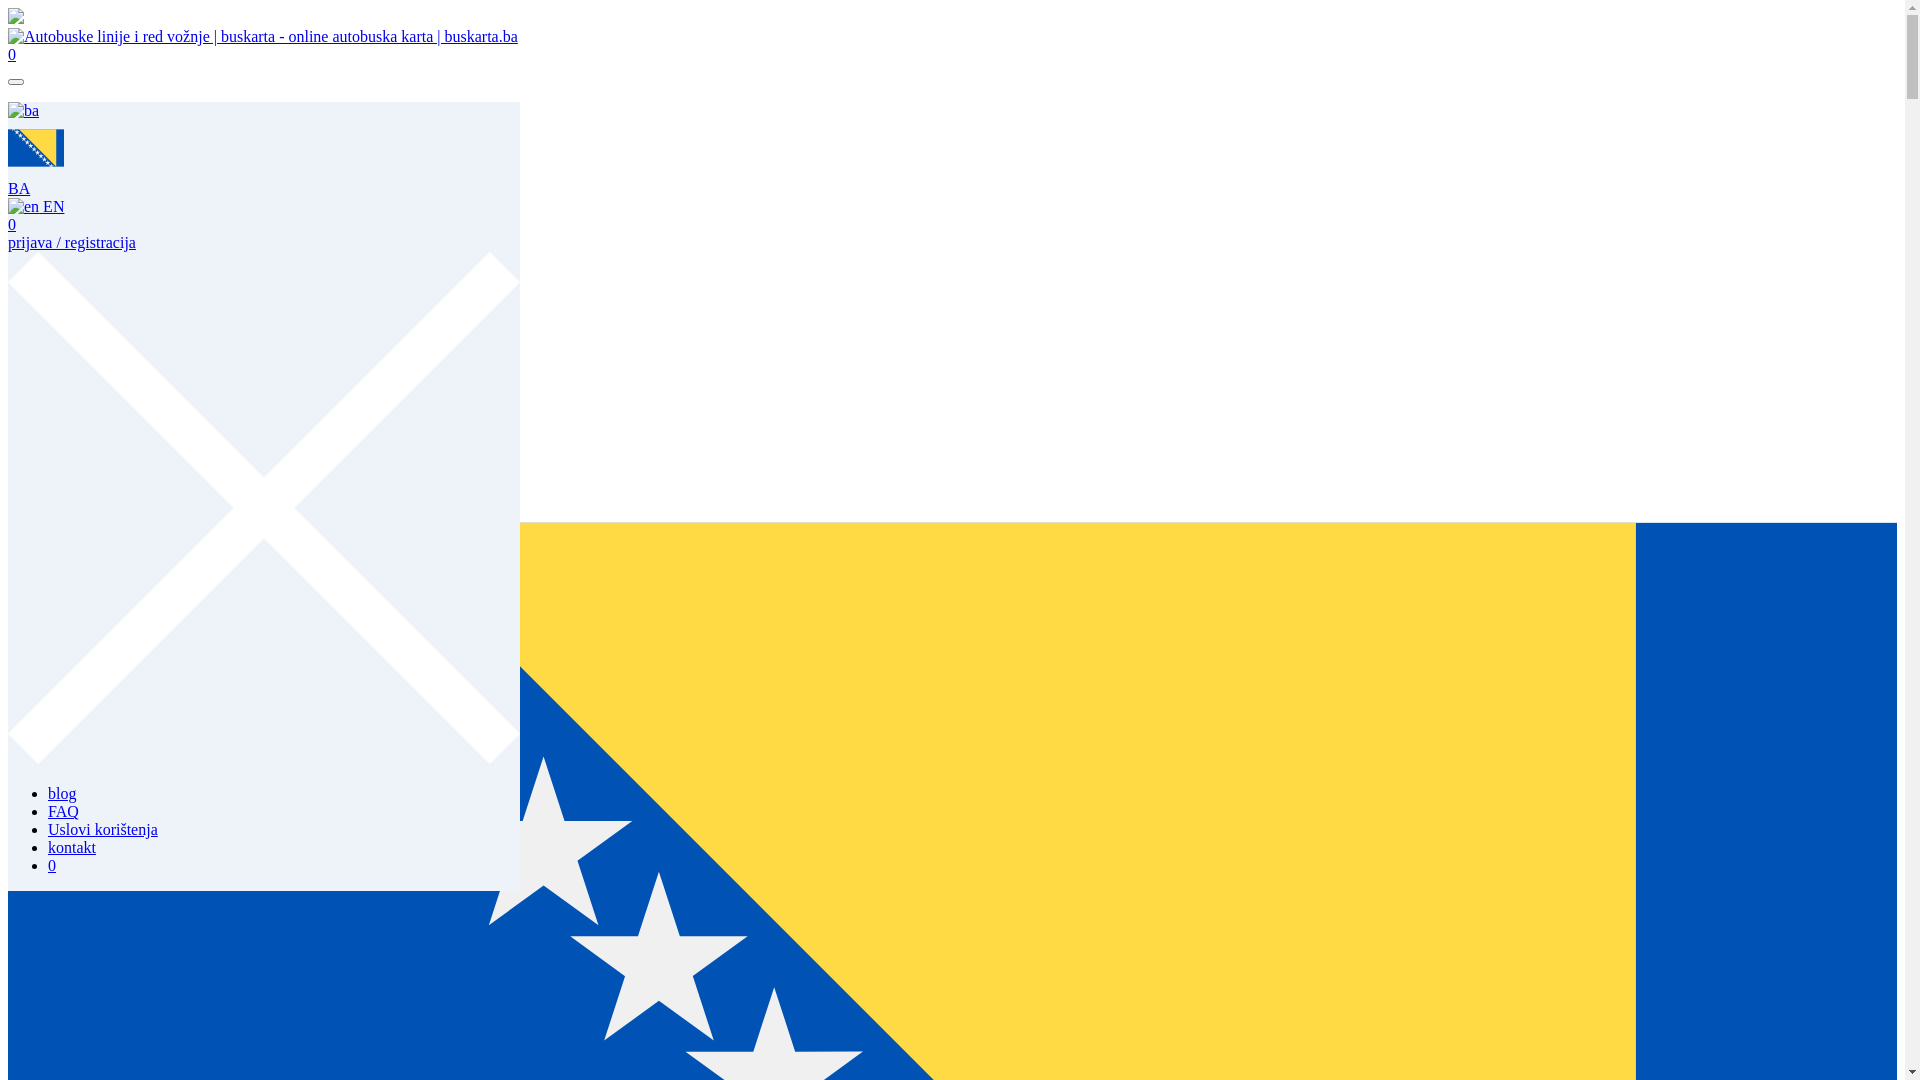 Image resolution: width=1920 pixels, height=1080 pixels. I want to click on '0', so click(52, 864).